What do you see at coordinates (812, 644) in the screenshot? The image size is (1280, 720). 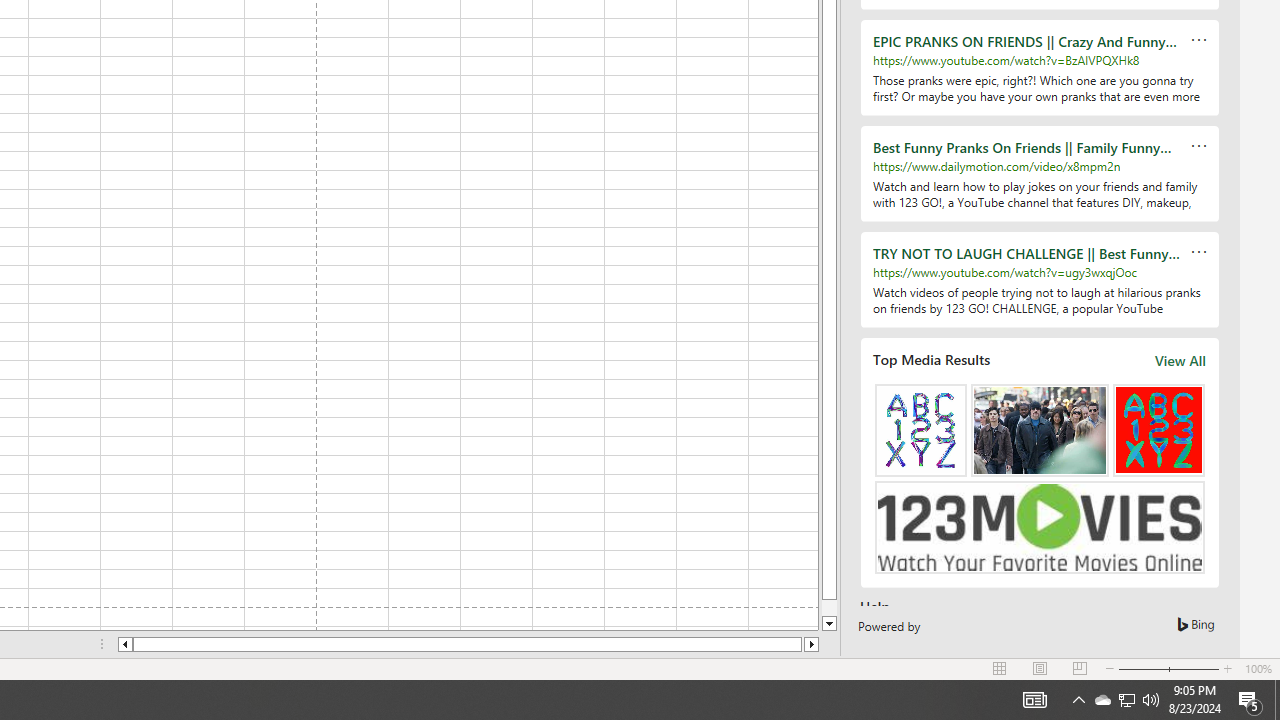 I see `'Column right'` at bounding box center [812, 644].